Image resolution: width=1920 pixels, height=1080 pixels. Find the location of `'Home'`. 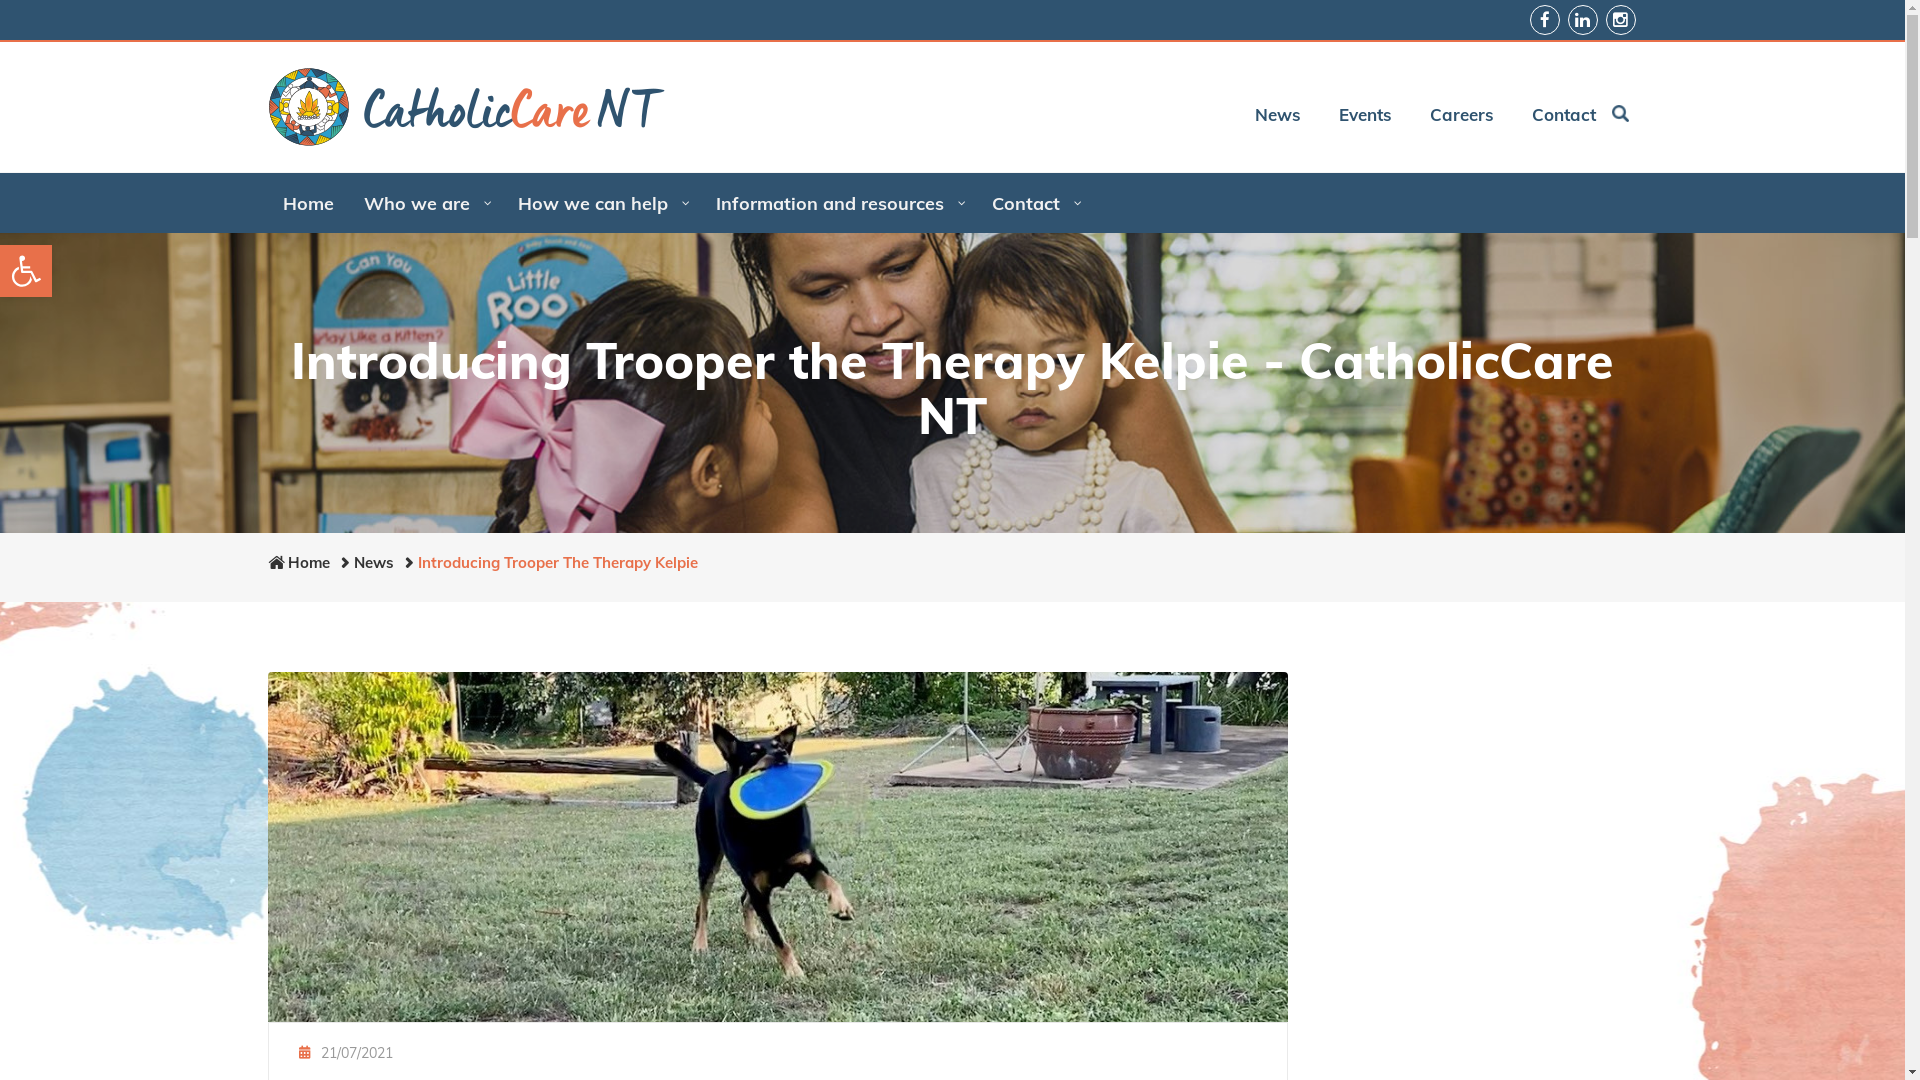

'Home' is located at coordinates (307, 562).